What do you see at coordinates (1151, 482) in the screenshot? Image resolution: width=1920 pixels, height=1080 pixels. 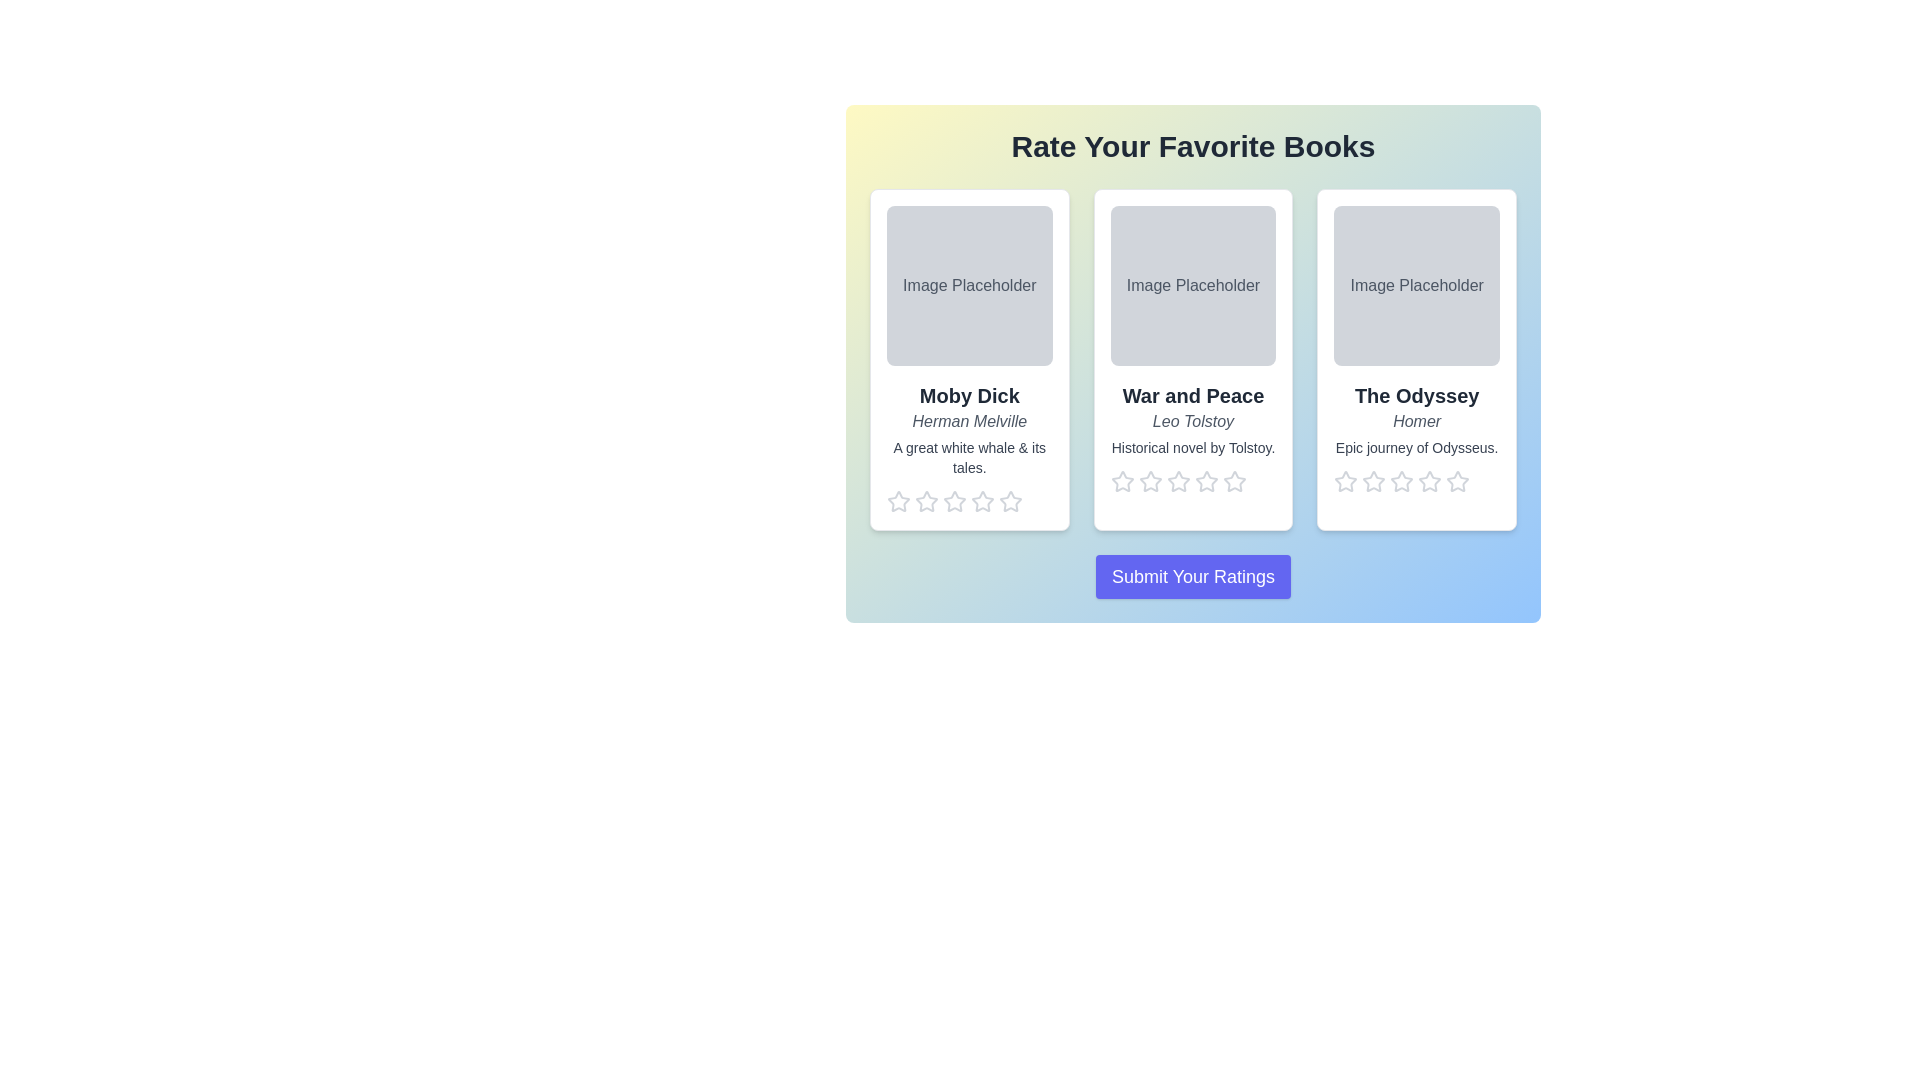 I see `the star corresponding to the rating 2 for the book War and Peace` at bounding box center [1151, 482].